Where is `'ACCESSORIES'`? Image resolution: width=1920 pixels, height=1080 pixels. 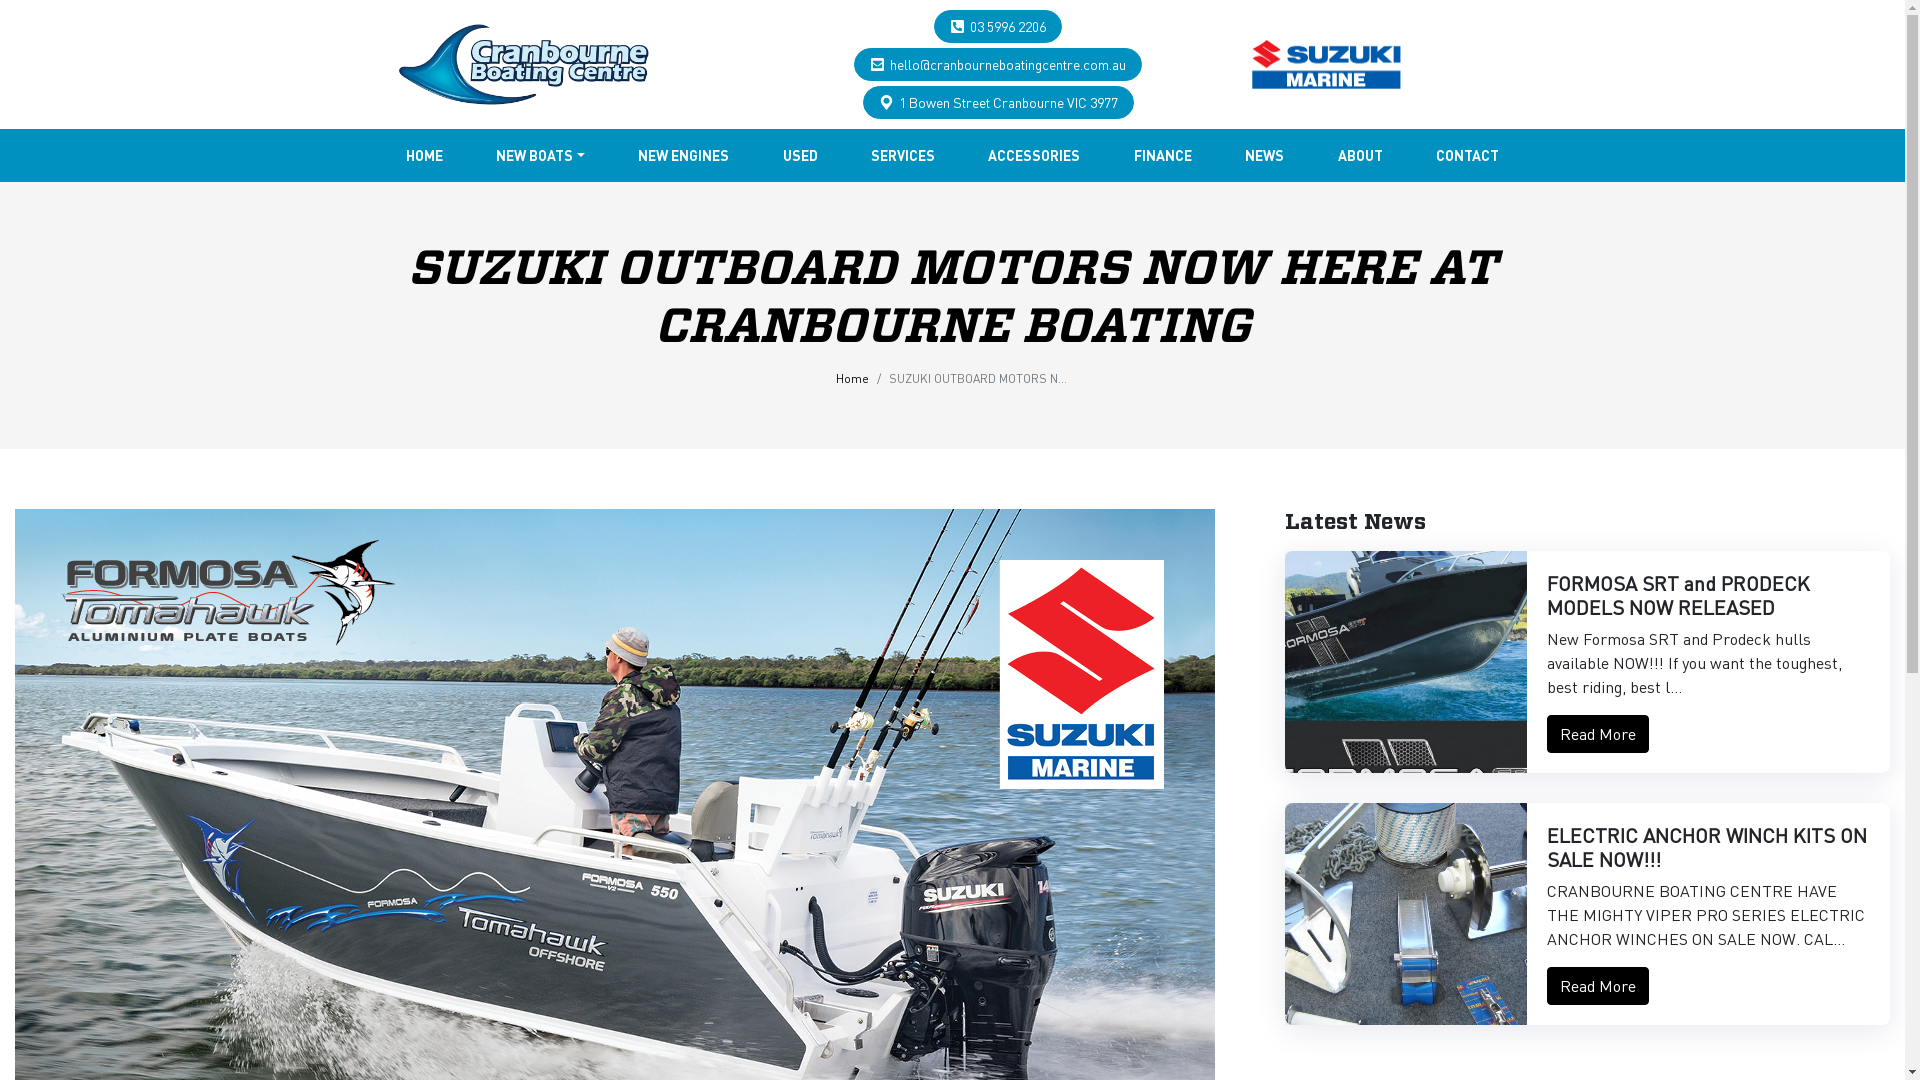 'ACCESSORIES' is located at coordinates (1033, 154).